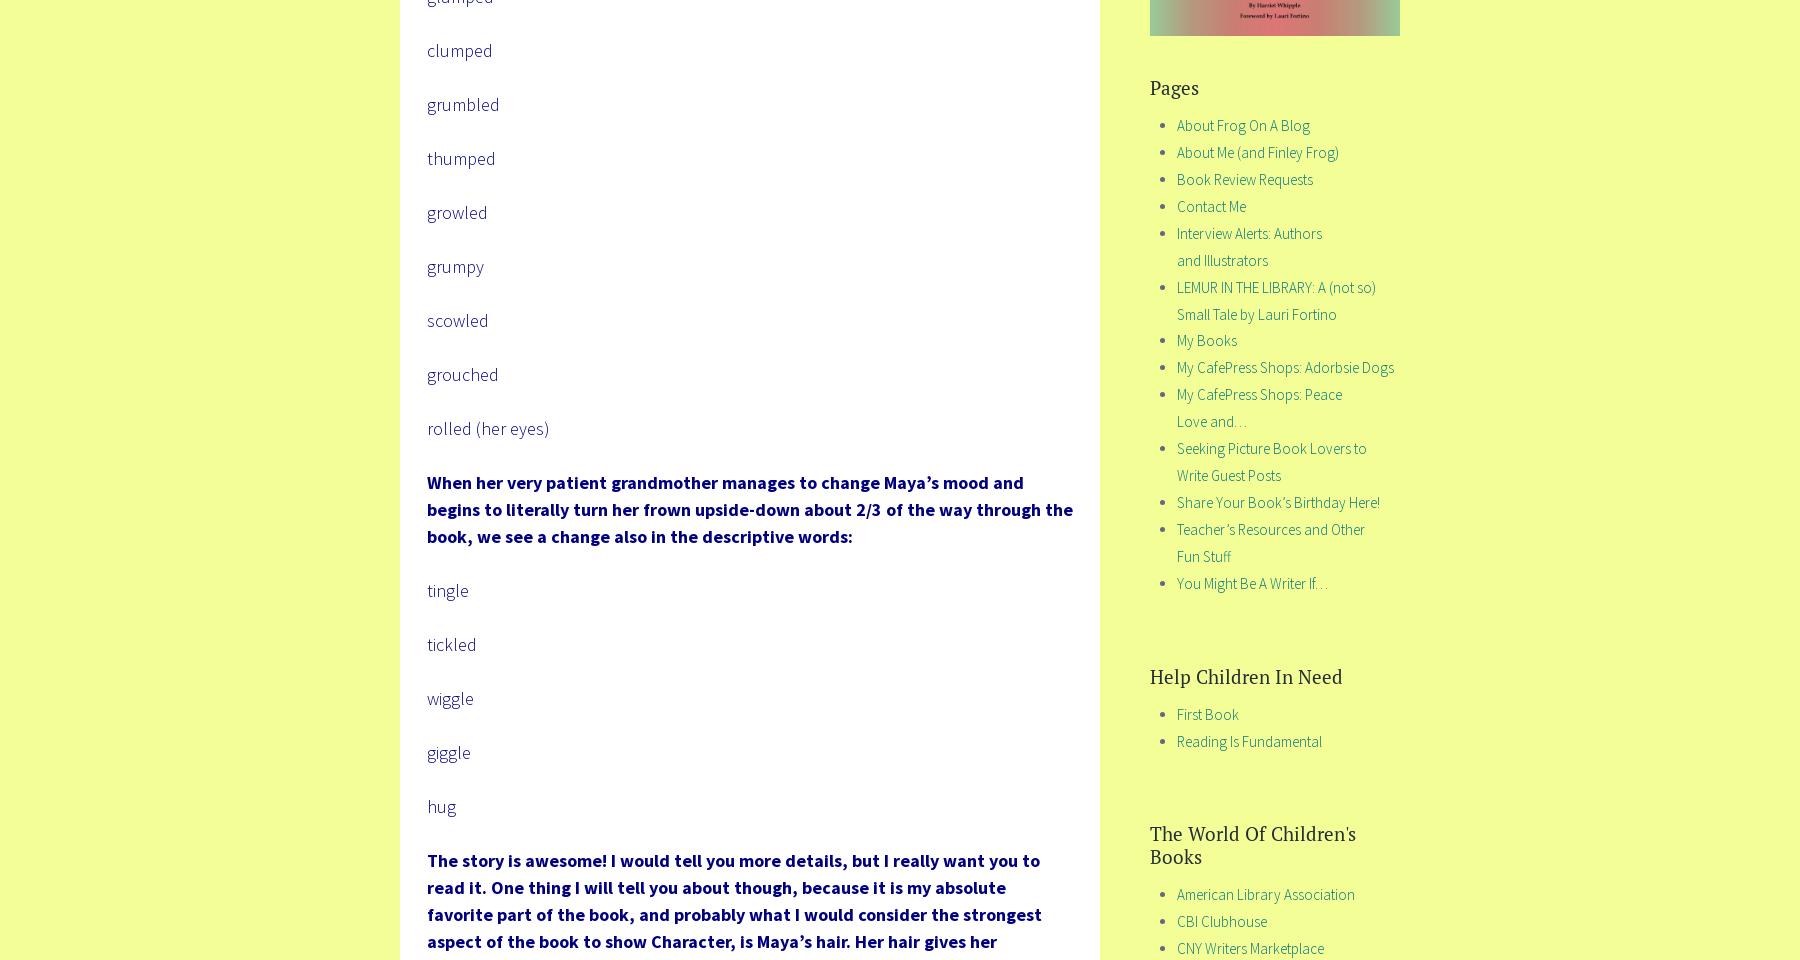  Describe the element at coordinates (454, 264) in the screenshot. I see `'grumpy'` at that location.